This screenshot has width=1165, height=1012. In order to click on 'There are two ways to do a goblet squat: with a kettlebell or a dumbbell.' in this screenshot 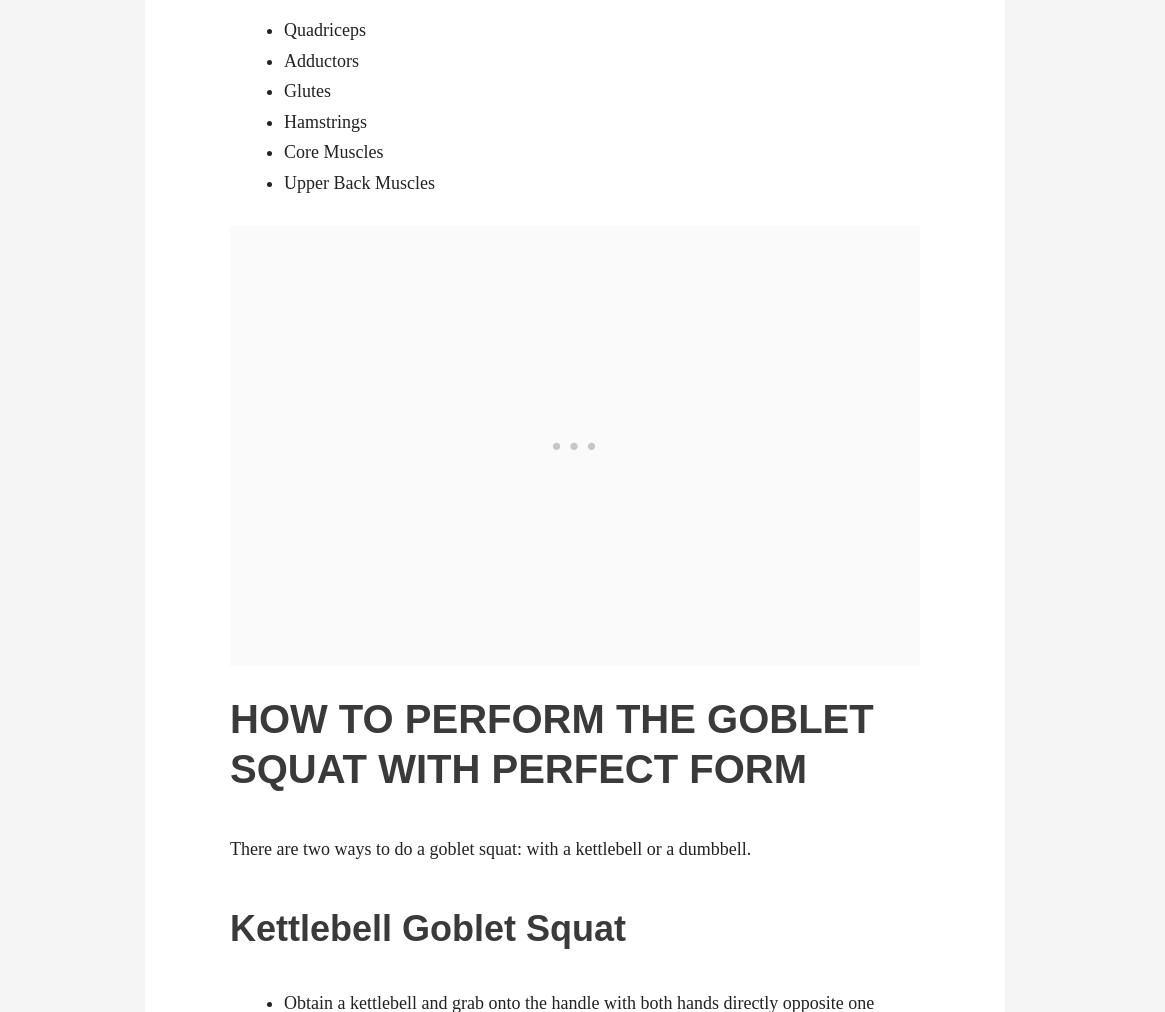, I will do `click(489, 846)`.